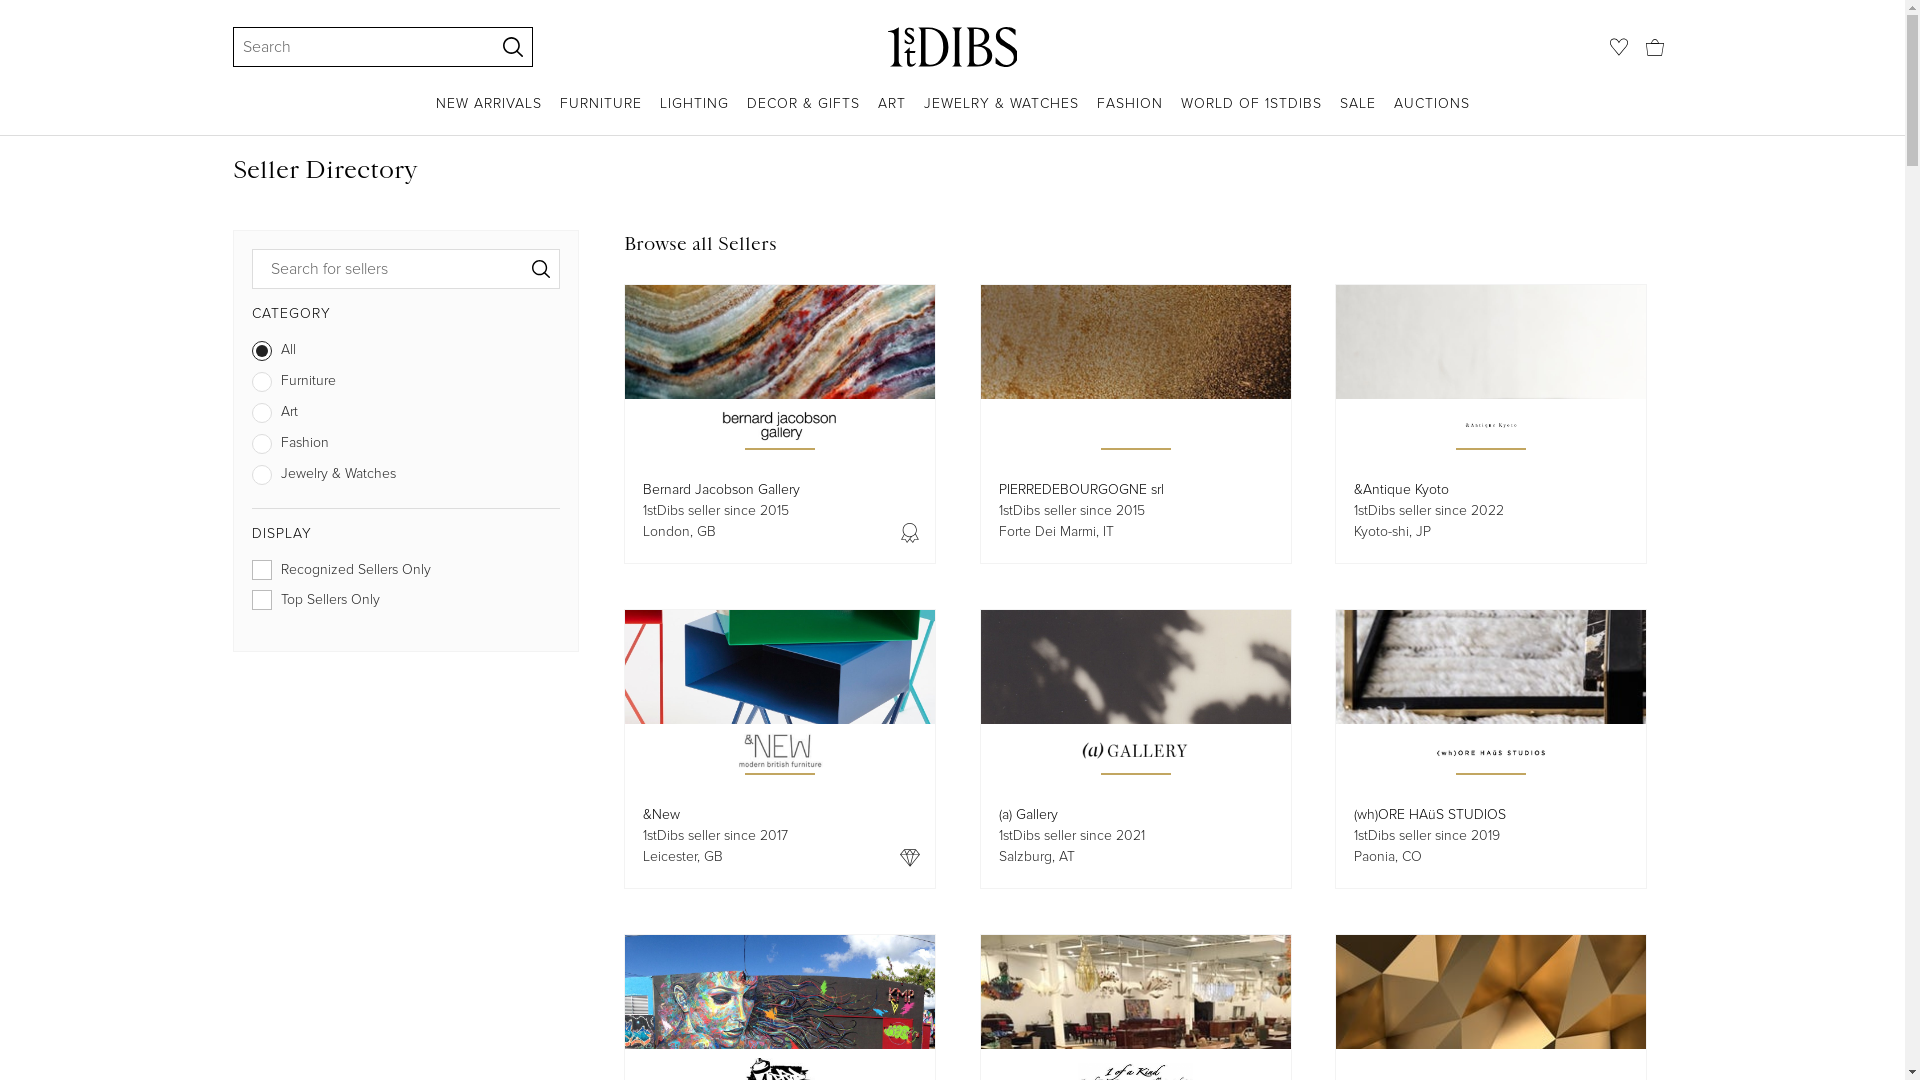 The width and height of the screenshot is (1920, 1080). Describe the element at coordinates (998, 814) in the screenshot. I see `'(a) Gallery'` at that location.